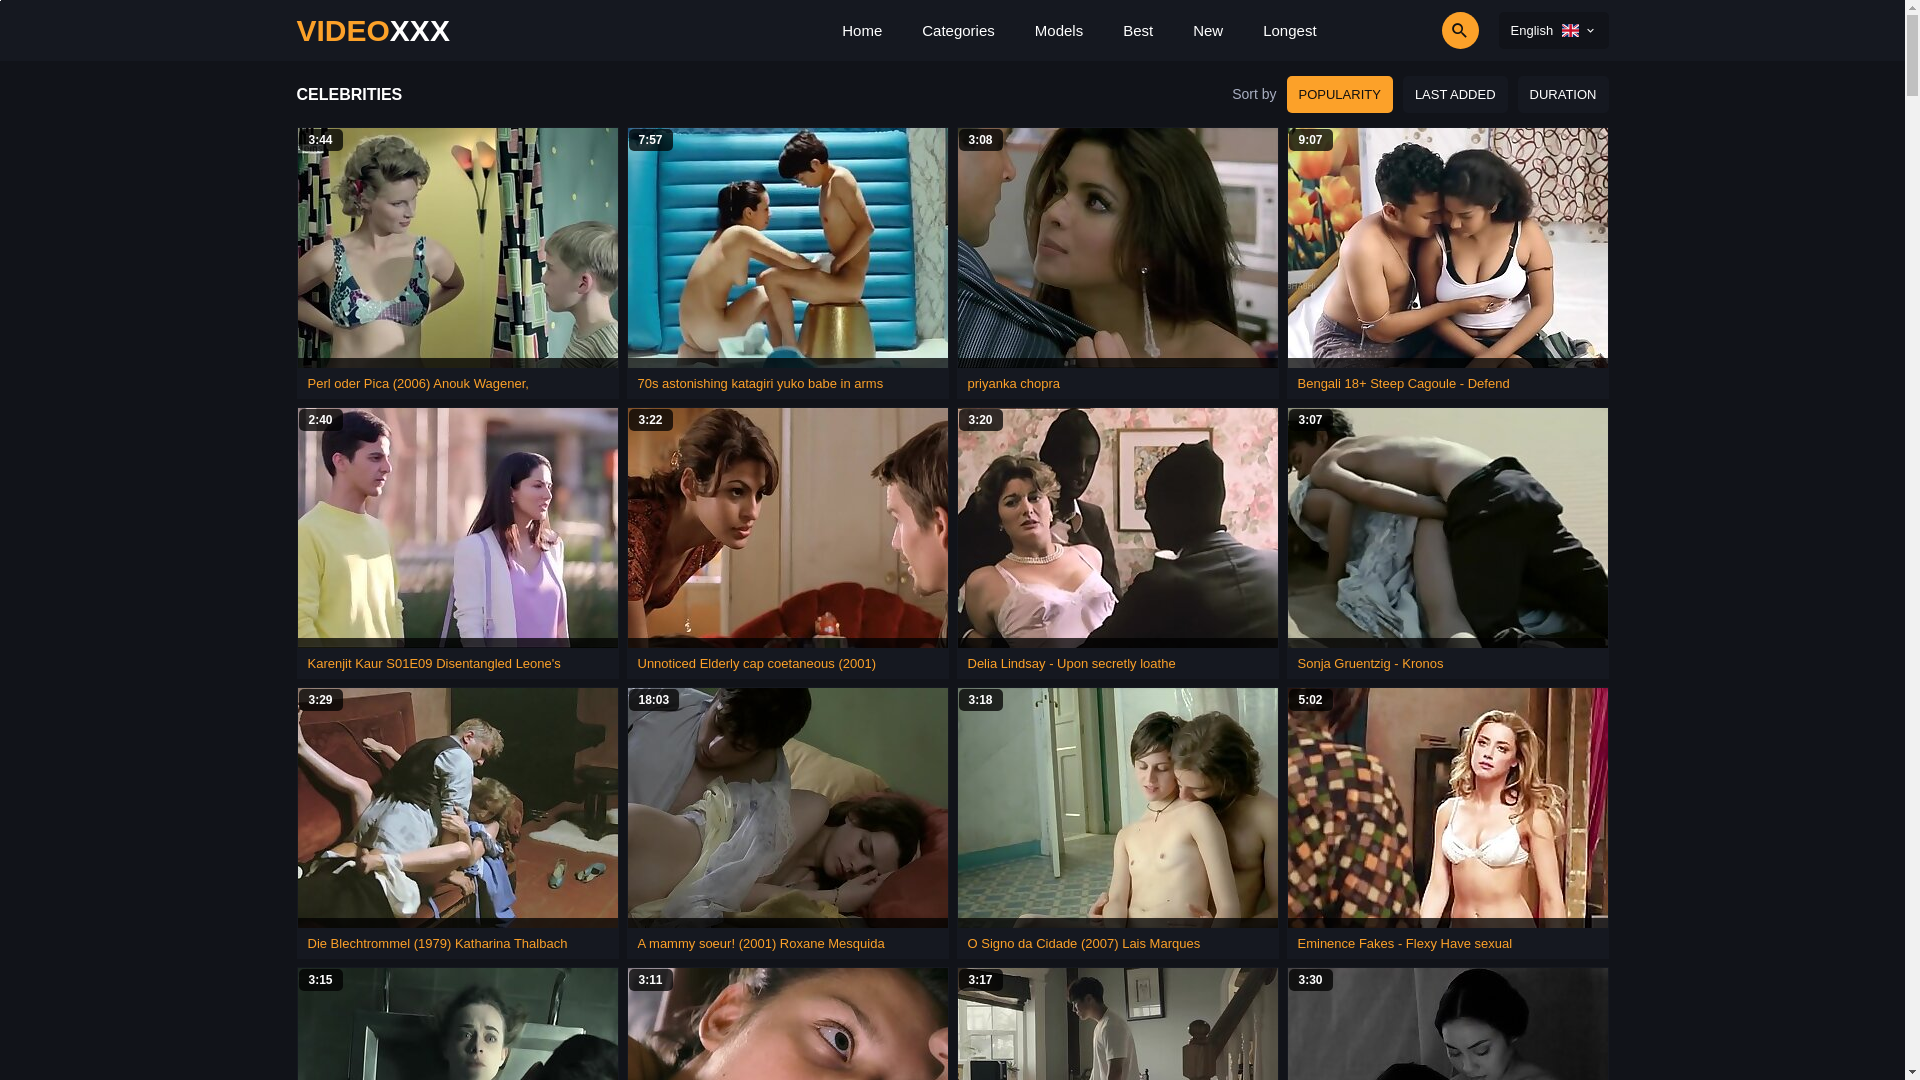  What do you see at coordinates (862, 30) in the screenshot?
I see `'Home'` at bounding box center [862, 30].